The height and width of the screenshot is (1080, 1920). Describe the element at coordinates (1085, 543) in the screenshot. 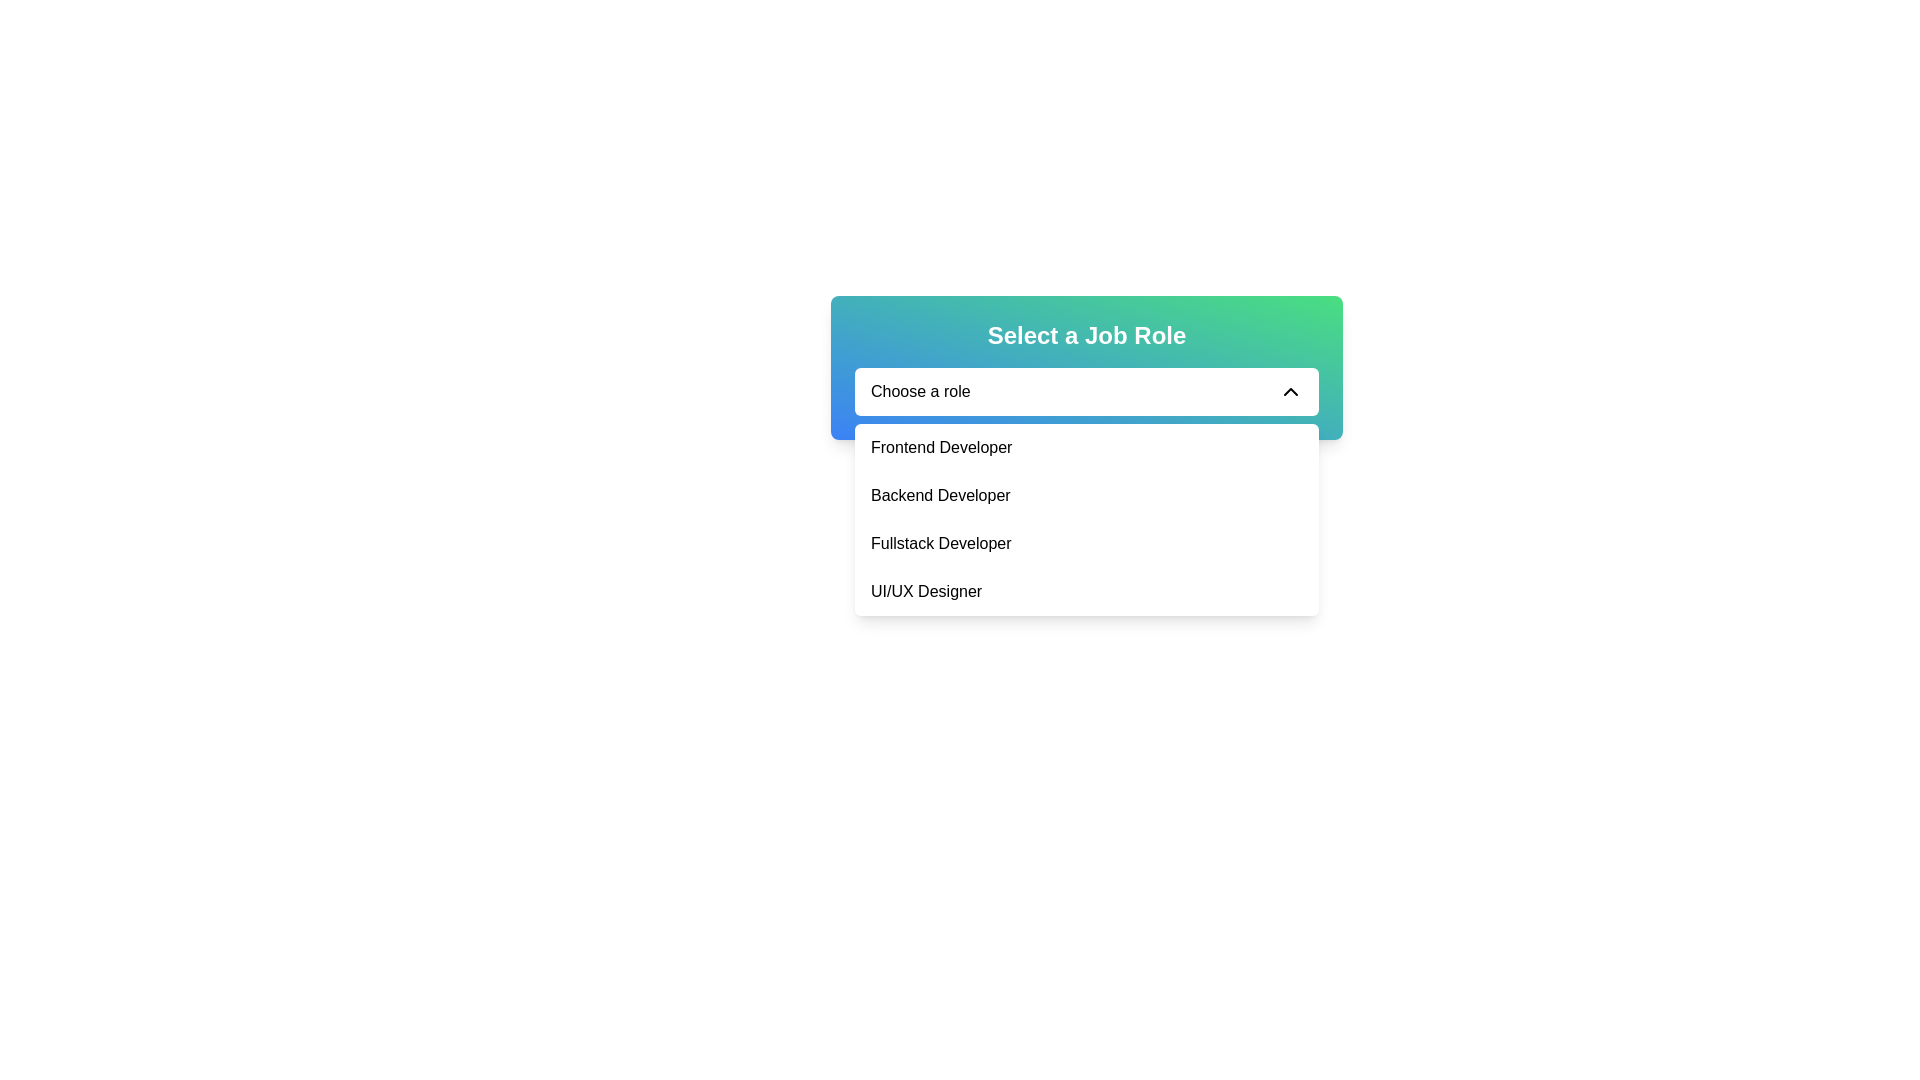

I see `the 'Fullstack Developer' option in the dropdown menu` at that location.